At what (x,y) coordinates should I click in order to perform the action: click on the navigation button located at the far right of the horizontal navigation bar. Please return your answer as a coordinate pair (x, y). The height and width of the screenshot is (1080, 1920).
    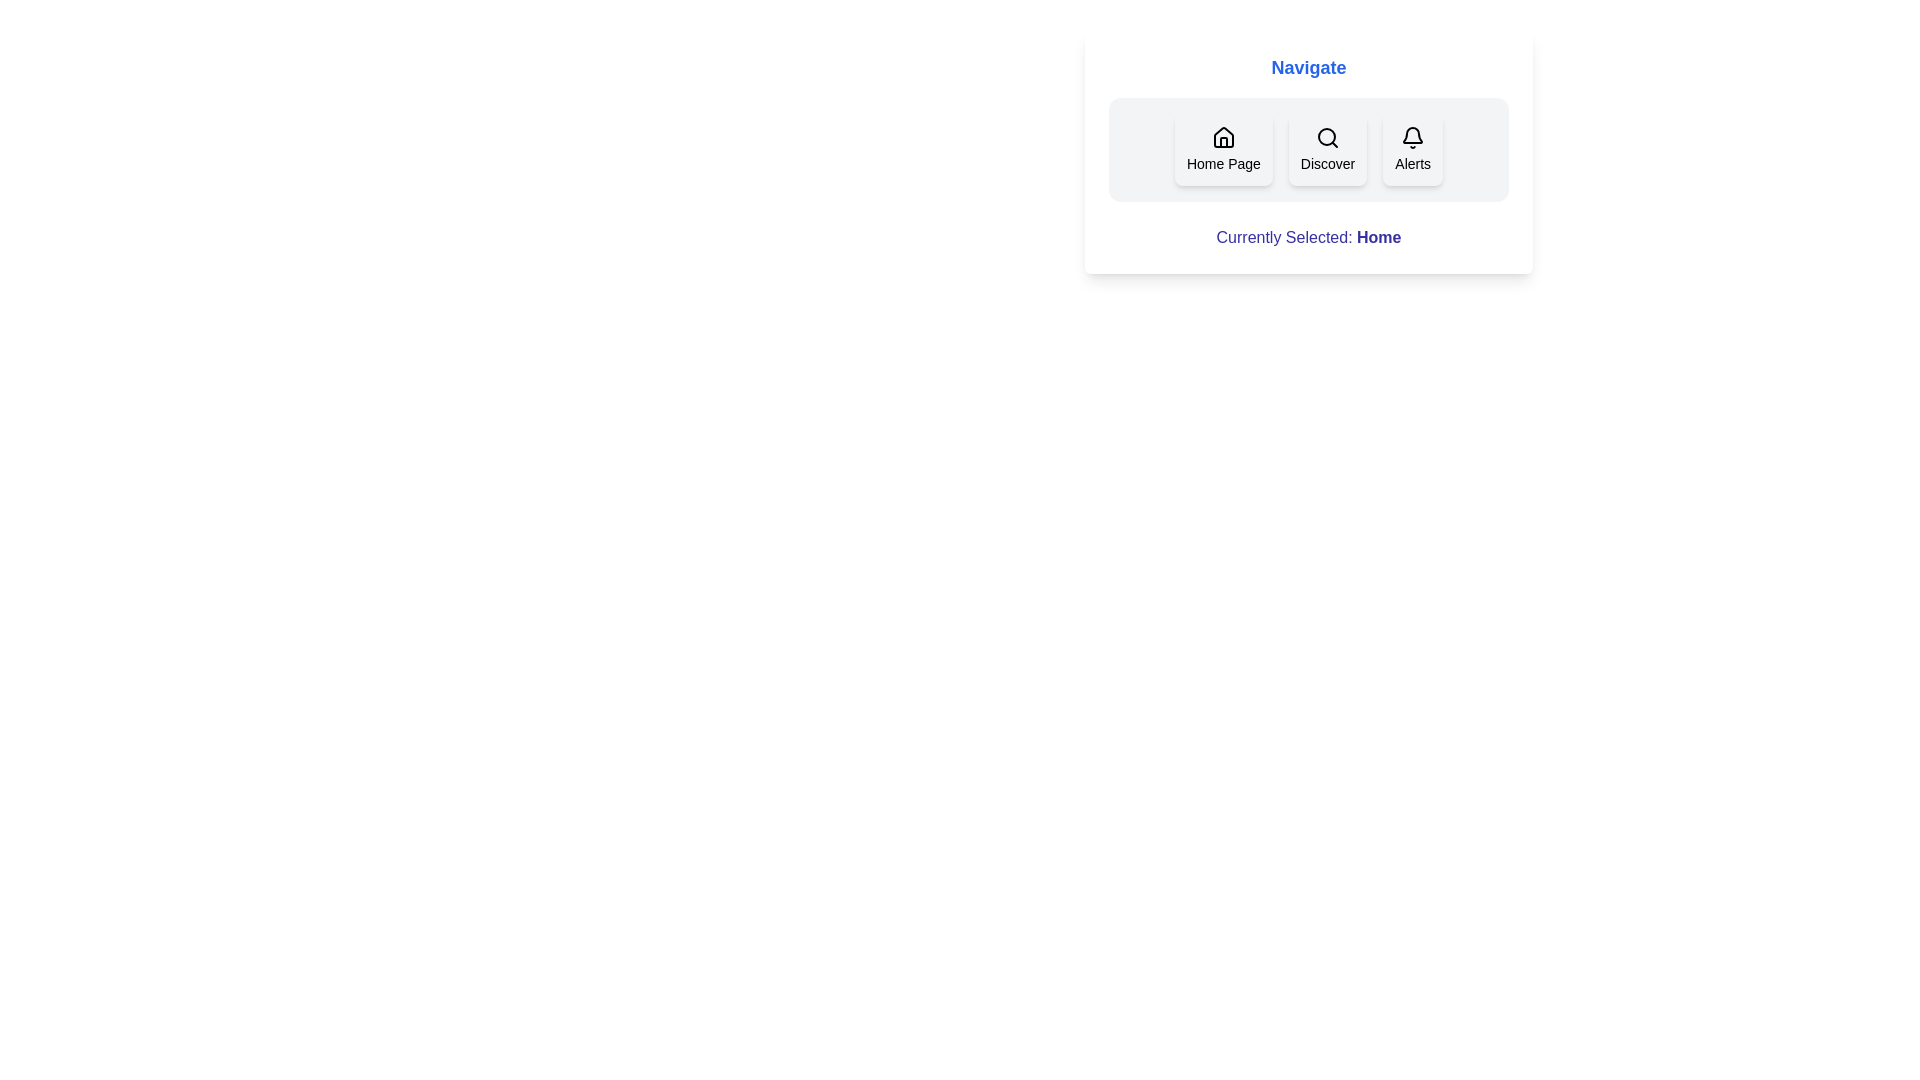
    Looking at the image, I should click on (1412, 149).